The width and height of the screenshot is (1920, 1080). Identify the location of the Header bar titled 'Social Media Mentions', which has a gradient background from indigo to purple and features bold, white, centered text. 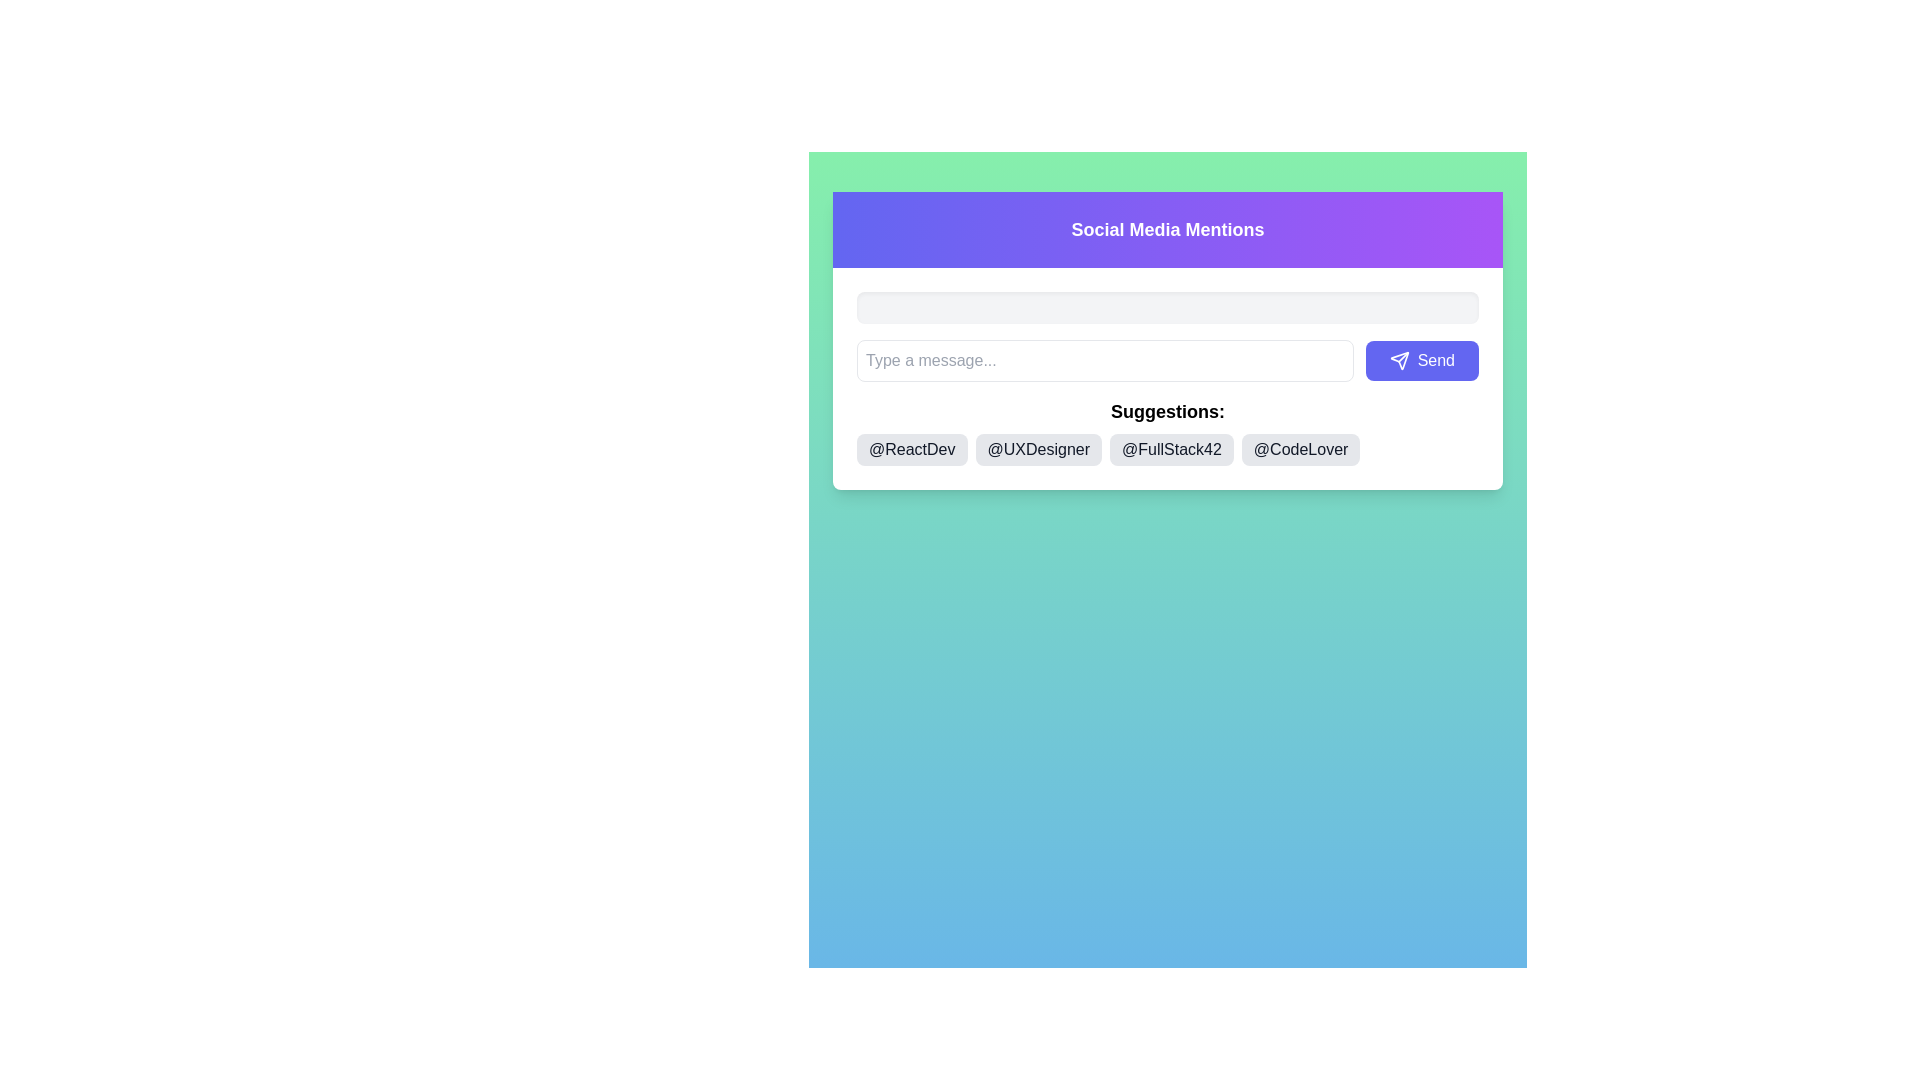
(1167, 229).